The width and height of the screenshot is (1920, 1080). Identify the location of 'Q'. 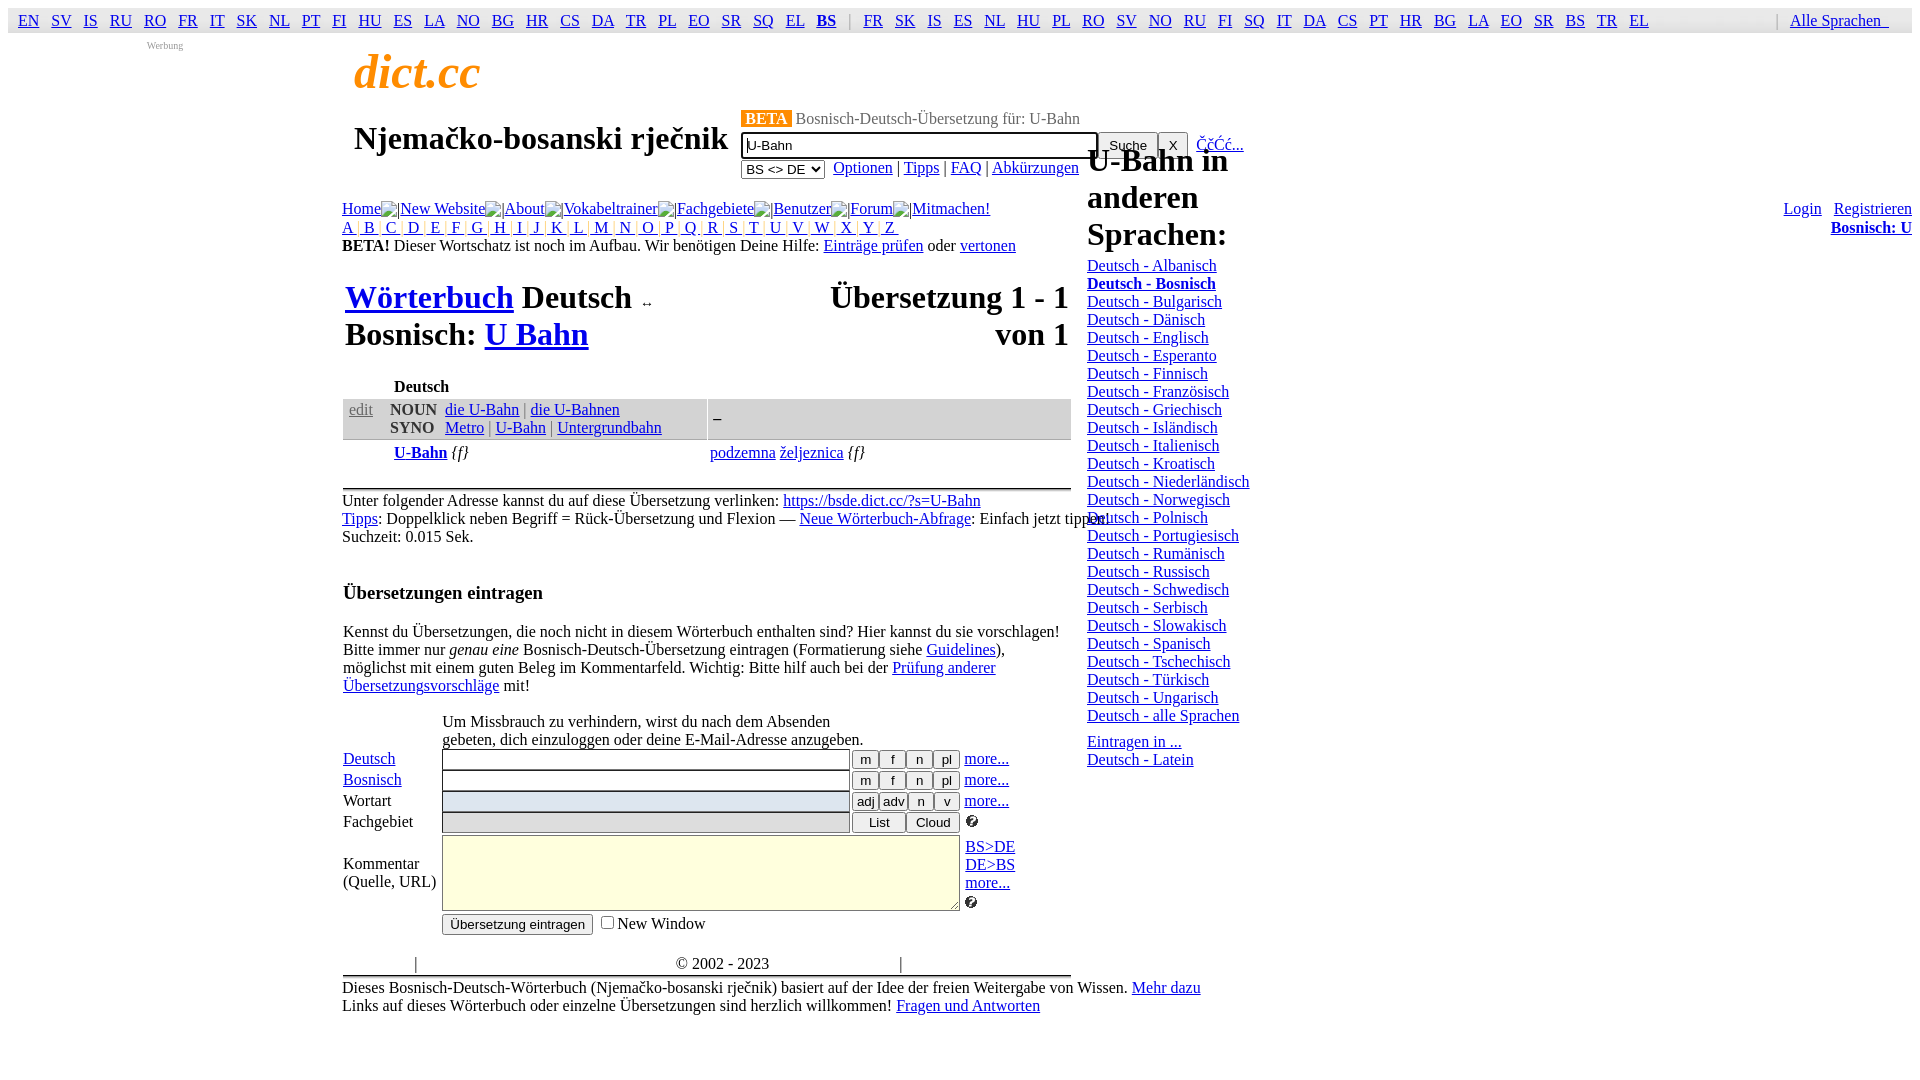
(691, 226).